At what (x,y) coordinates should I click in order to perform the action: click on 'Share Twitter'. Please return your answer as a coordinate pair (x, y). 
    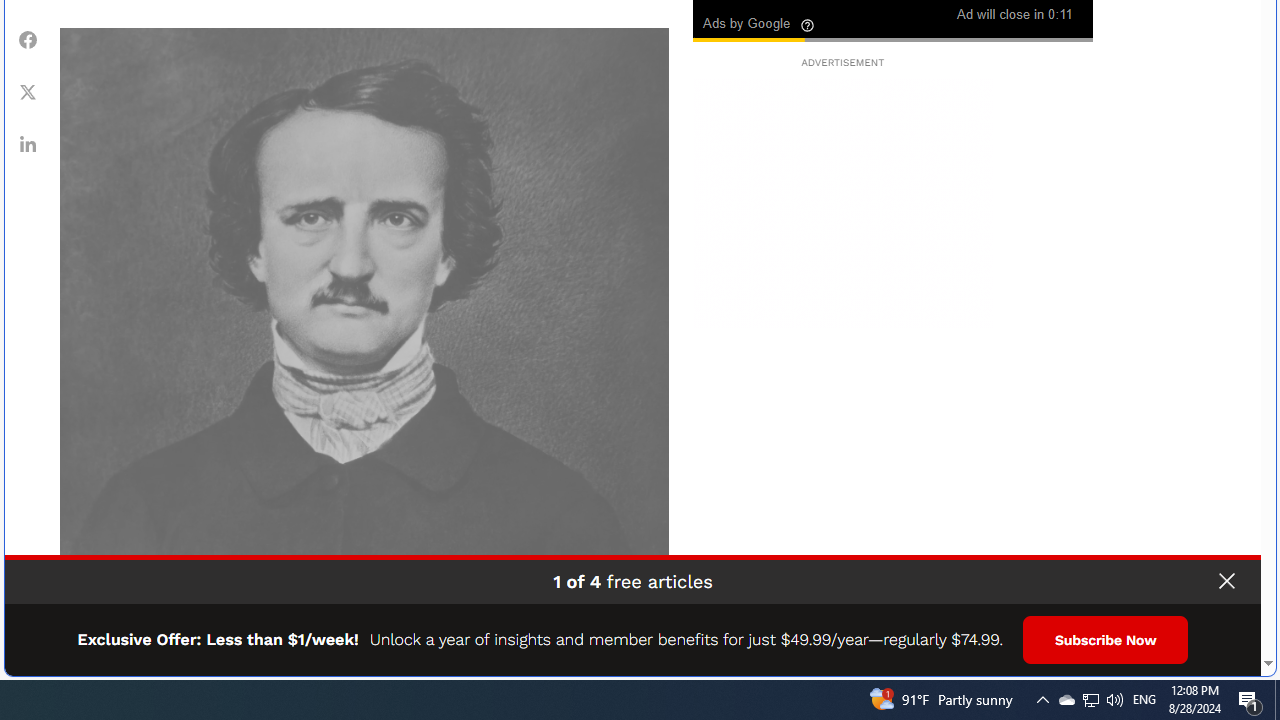
    Looking at the image, I should click on (28, 91).